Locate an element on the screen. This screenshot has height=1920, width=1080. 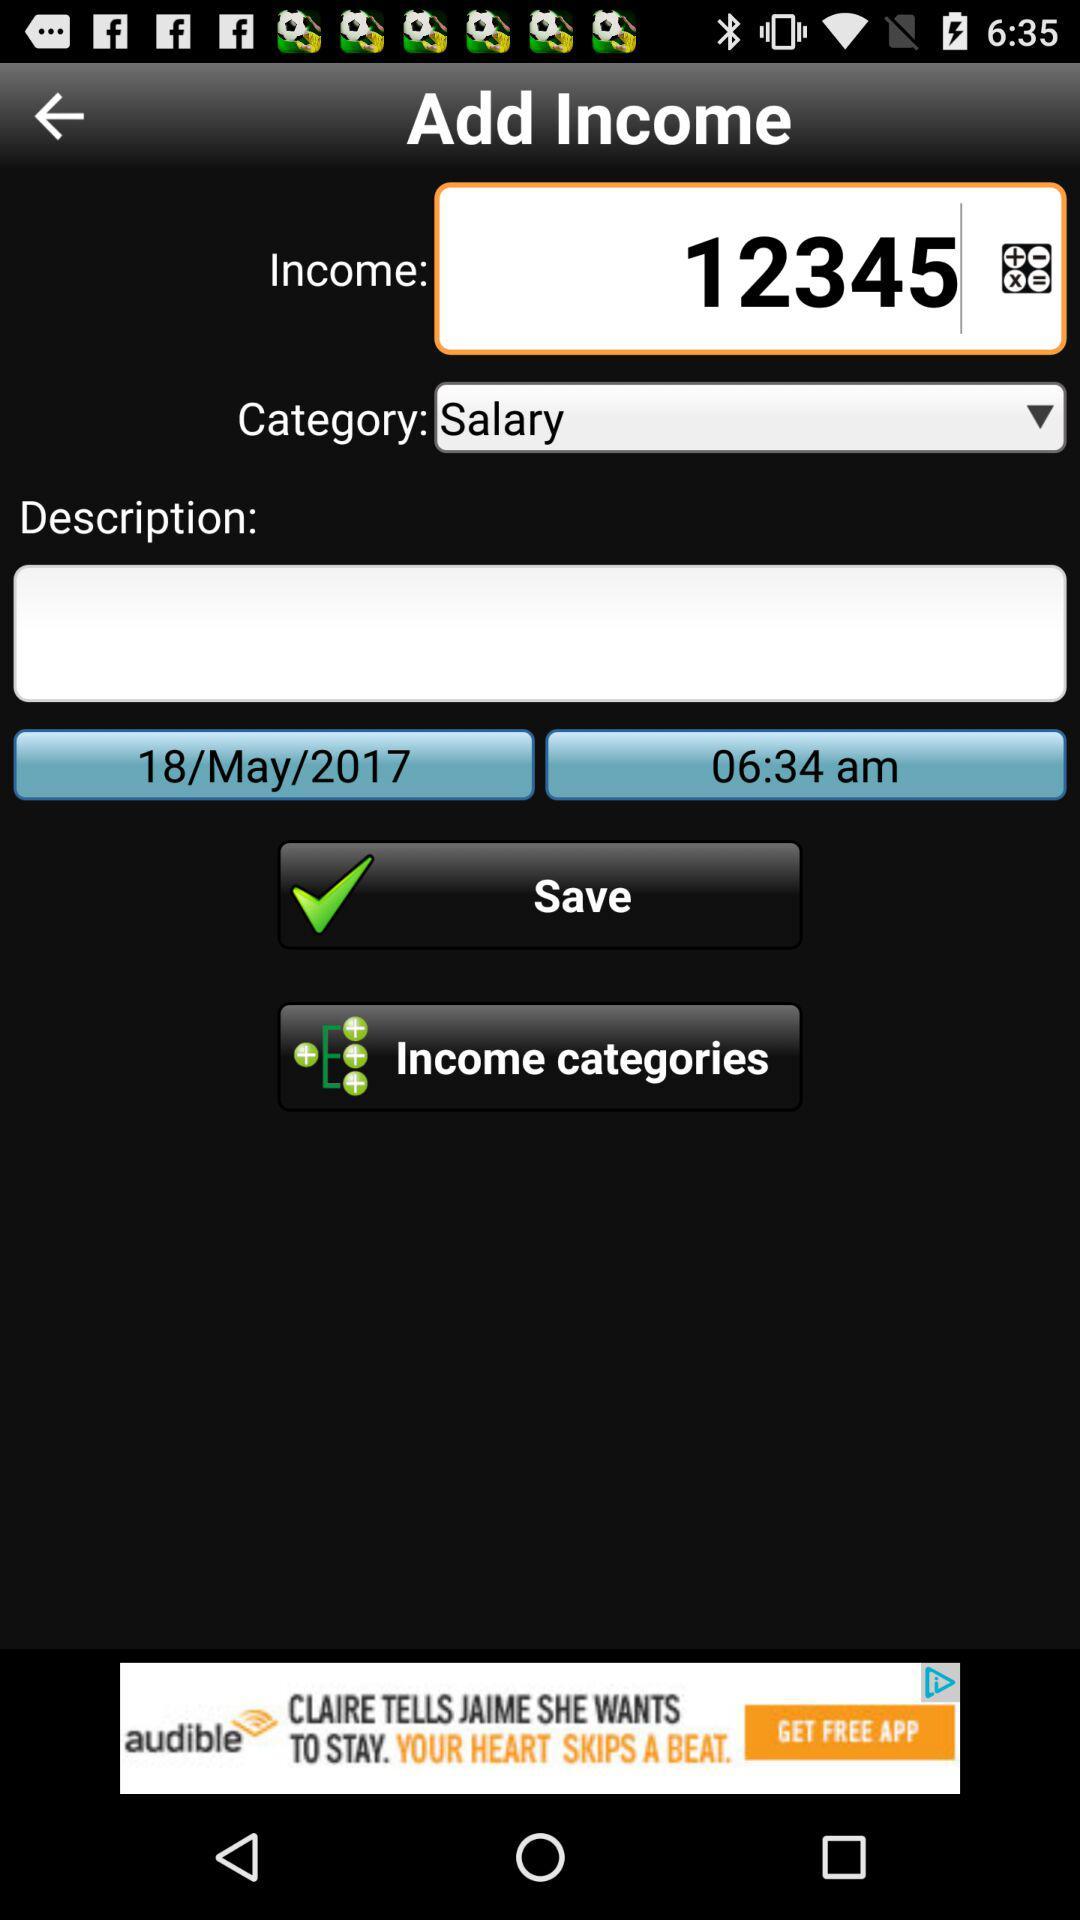
the arrow_backward icon is located at coordinates (58, 123).